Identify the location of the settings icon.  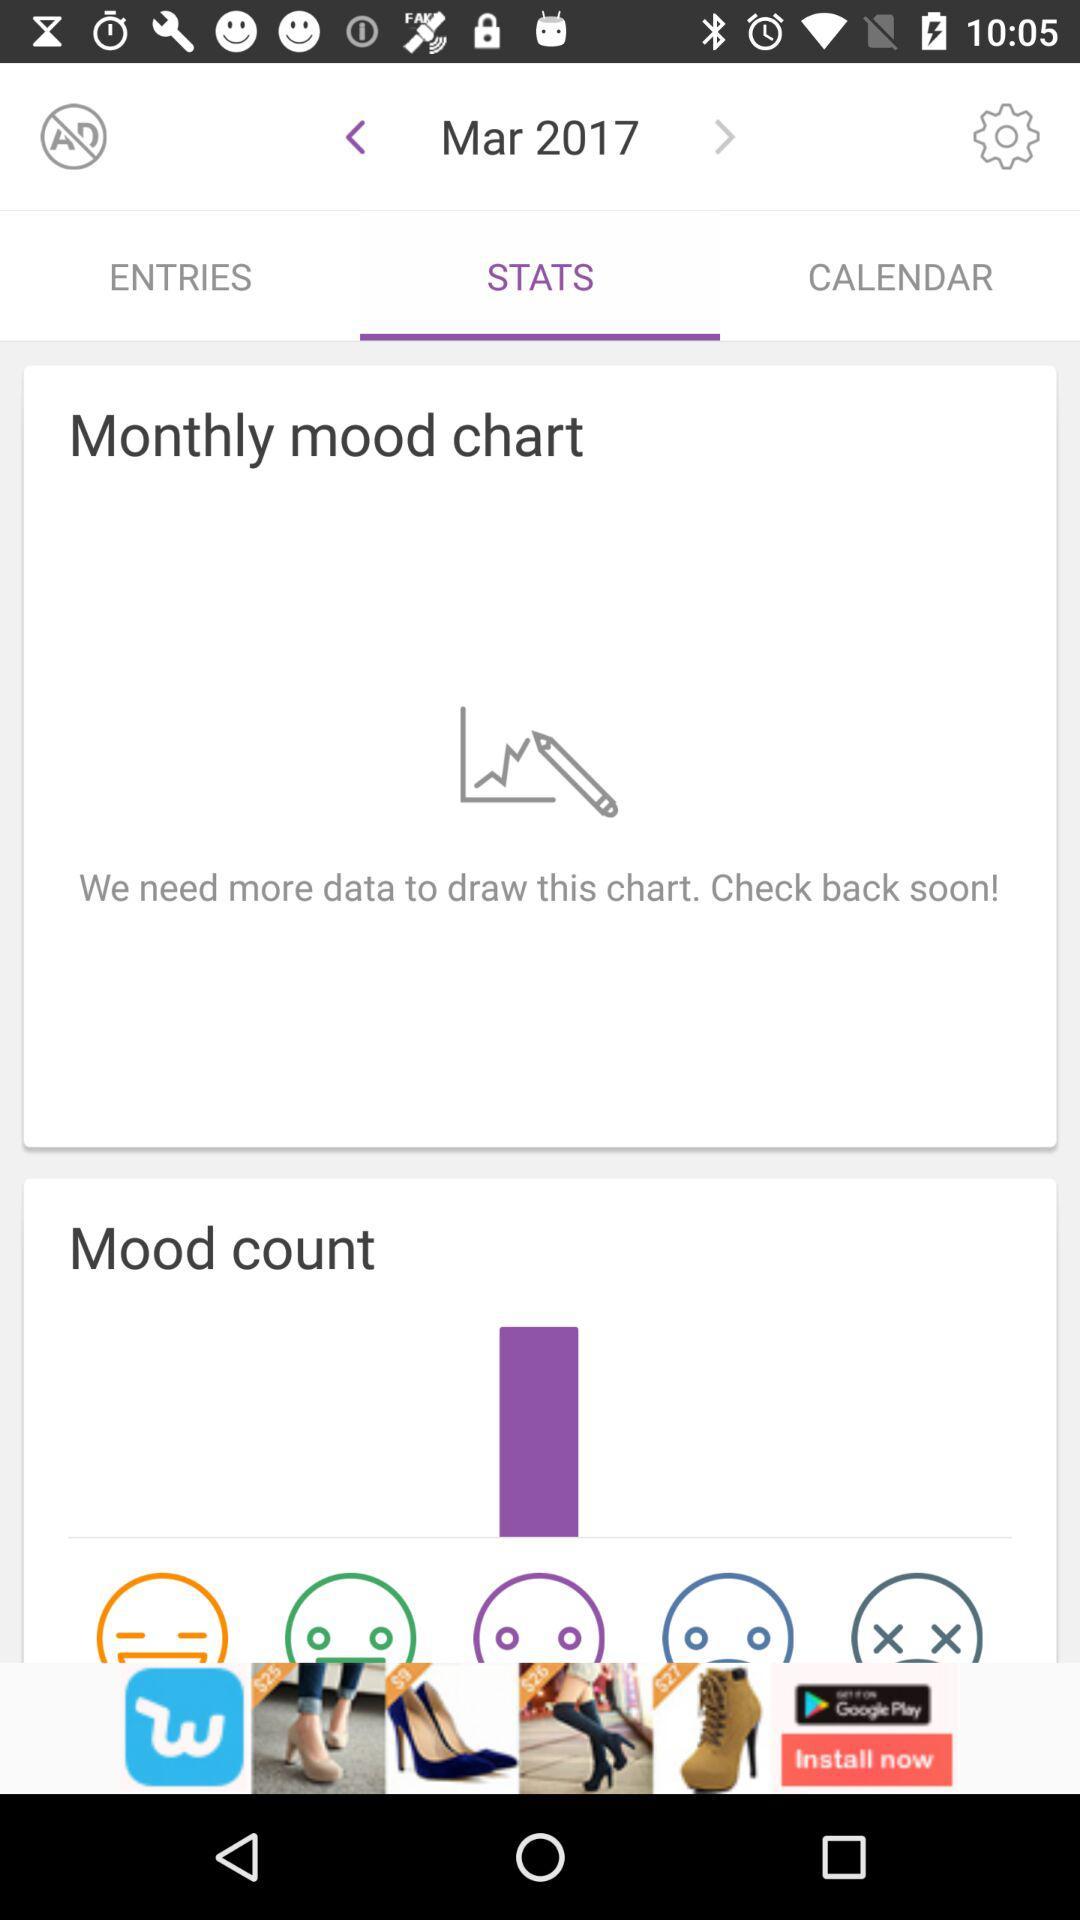
(1006, 135).